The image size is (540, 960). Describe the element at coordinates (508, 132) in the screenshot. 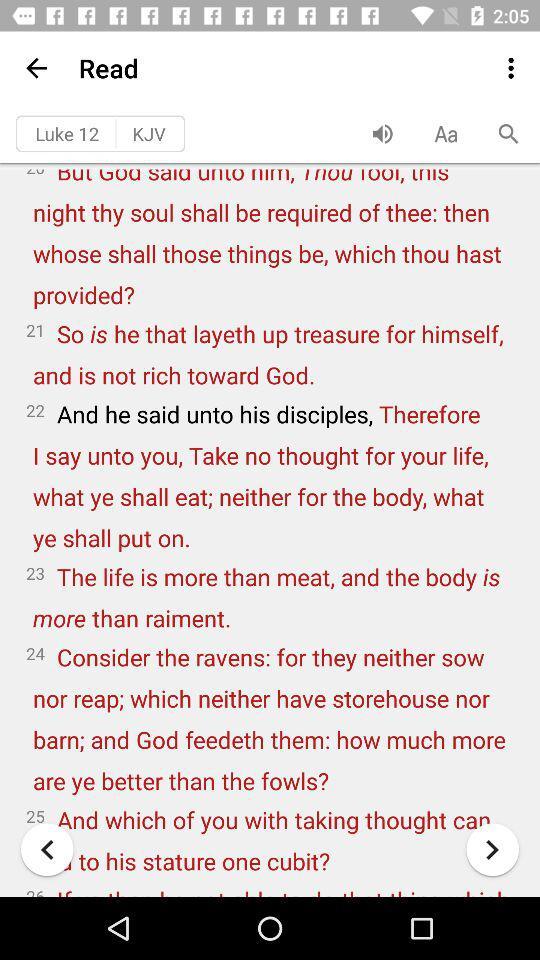

I see `the search icon` at that location.